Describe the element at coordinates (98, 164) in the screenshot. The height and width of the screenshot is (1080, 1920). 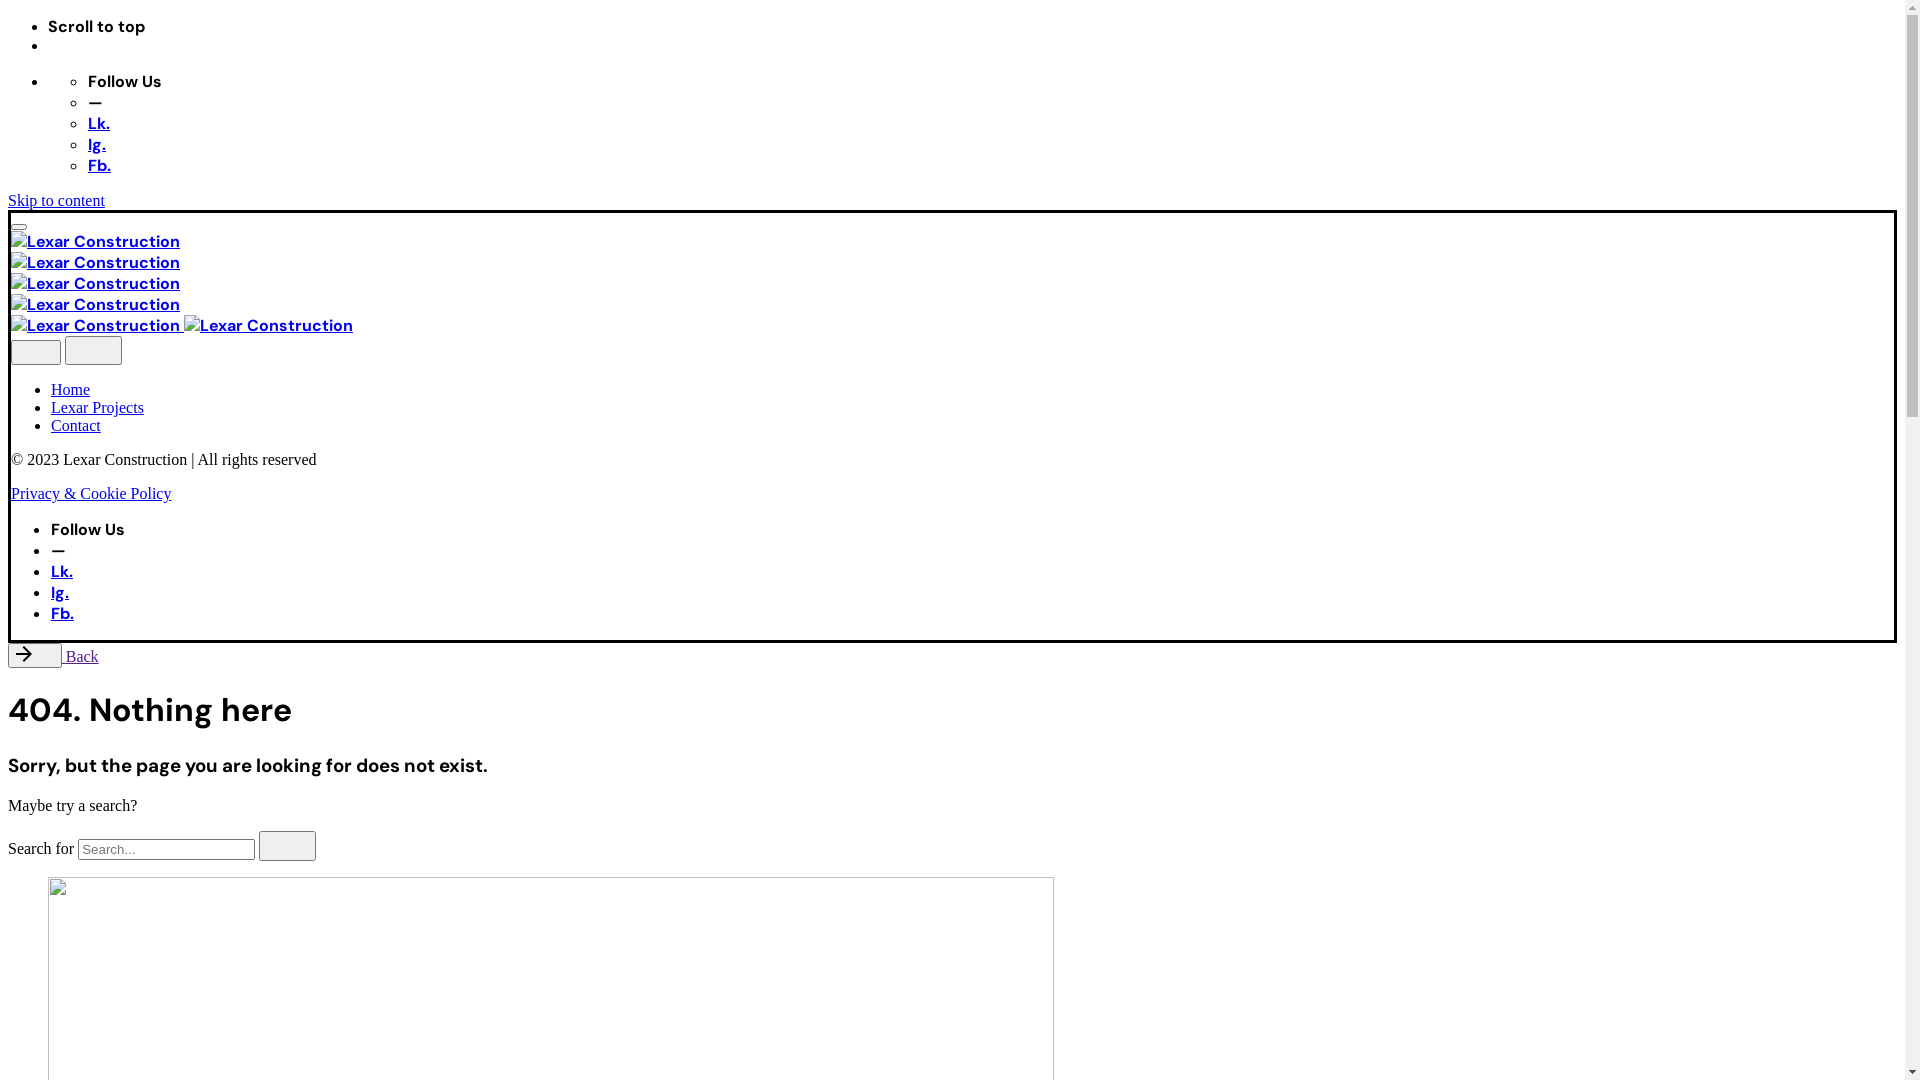
I see `'Fb.'` at that location.